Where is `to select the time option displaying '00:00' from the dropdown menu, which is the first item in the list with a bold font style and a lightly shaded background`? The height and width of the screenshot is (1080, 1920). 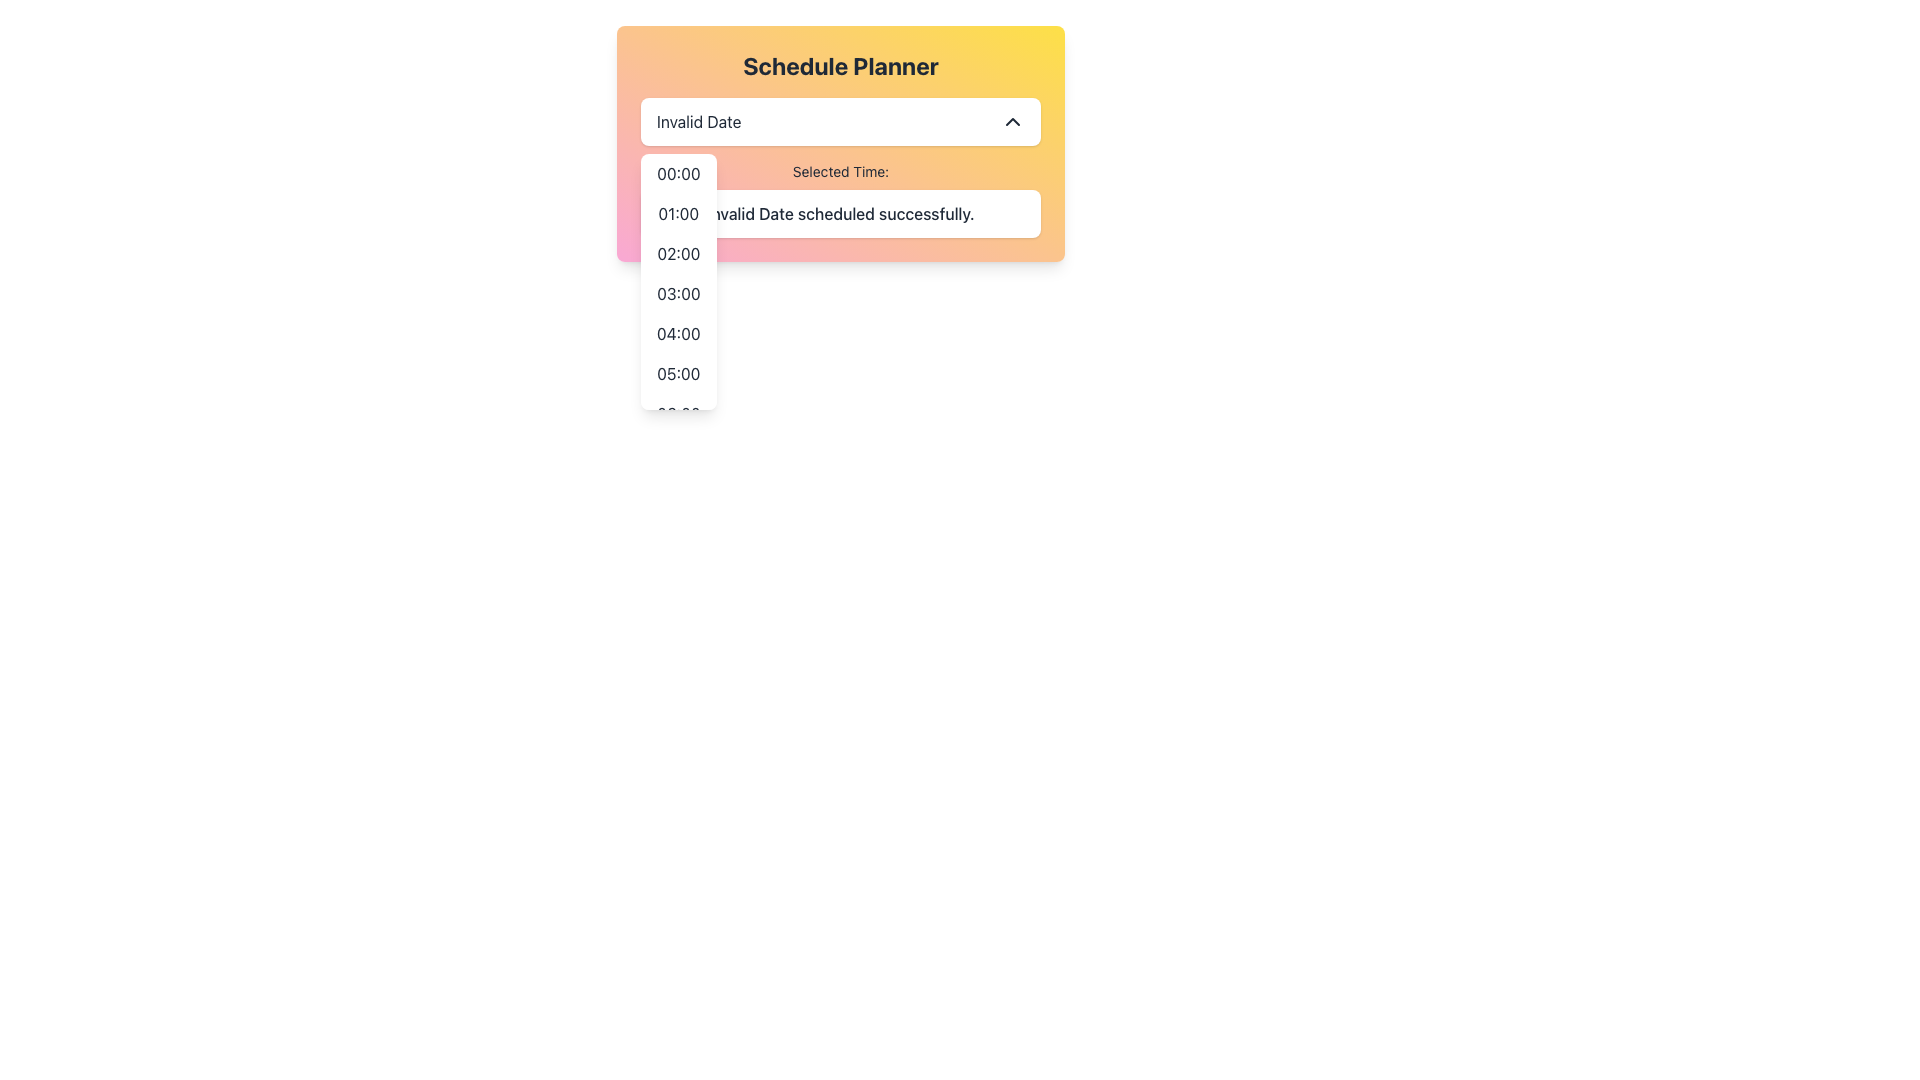
to select the time option displaying '00:00' from the dropdown menu, which is the first item in the list with a bold font style and a lightly shaded background is located at coordinates (678, 172).